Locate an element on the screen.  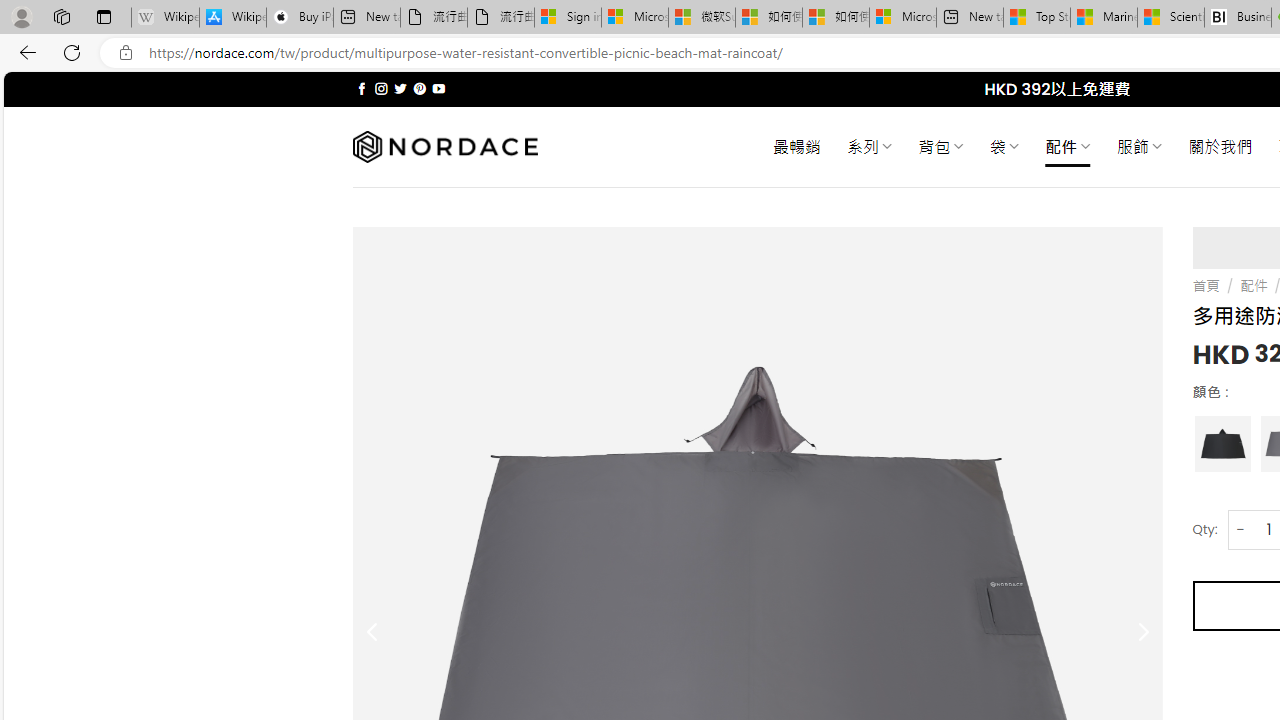
'-' is located at coordinates (1239, 528).